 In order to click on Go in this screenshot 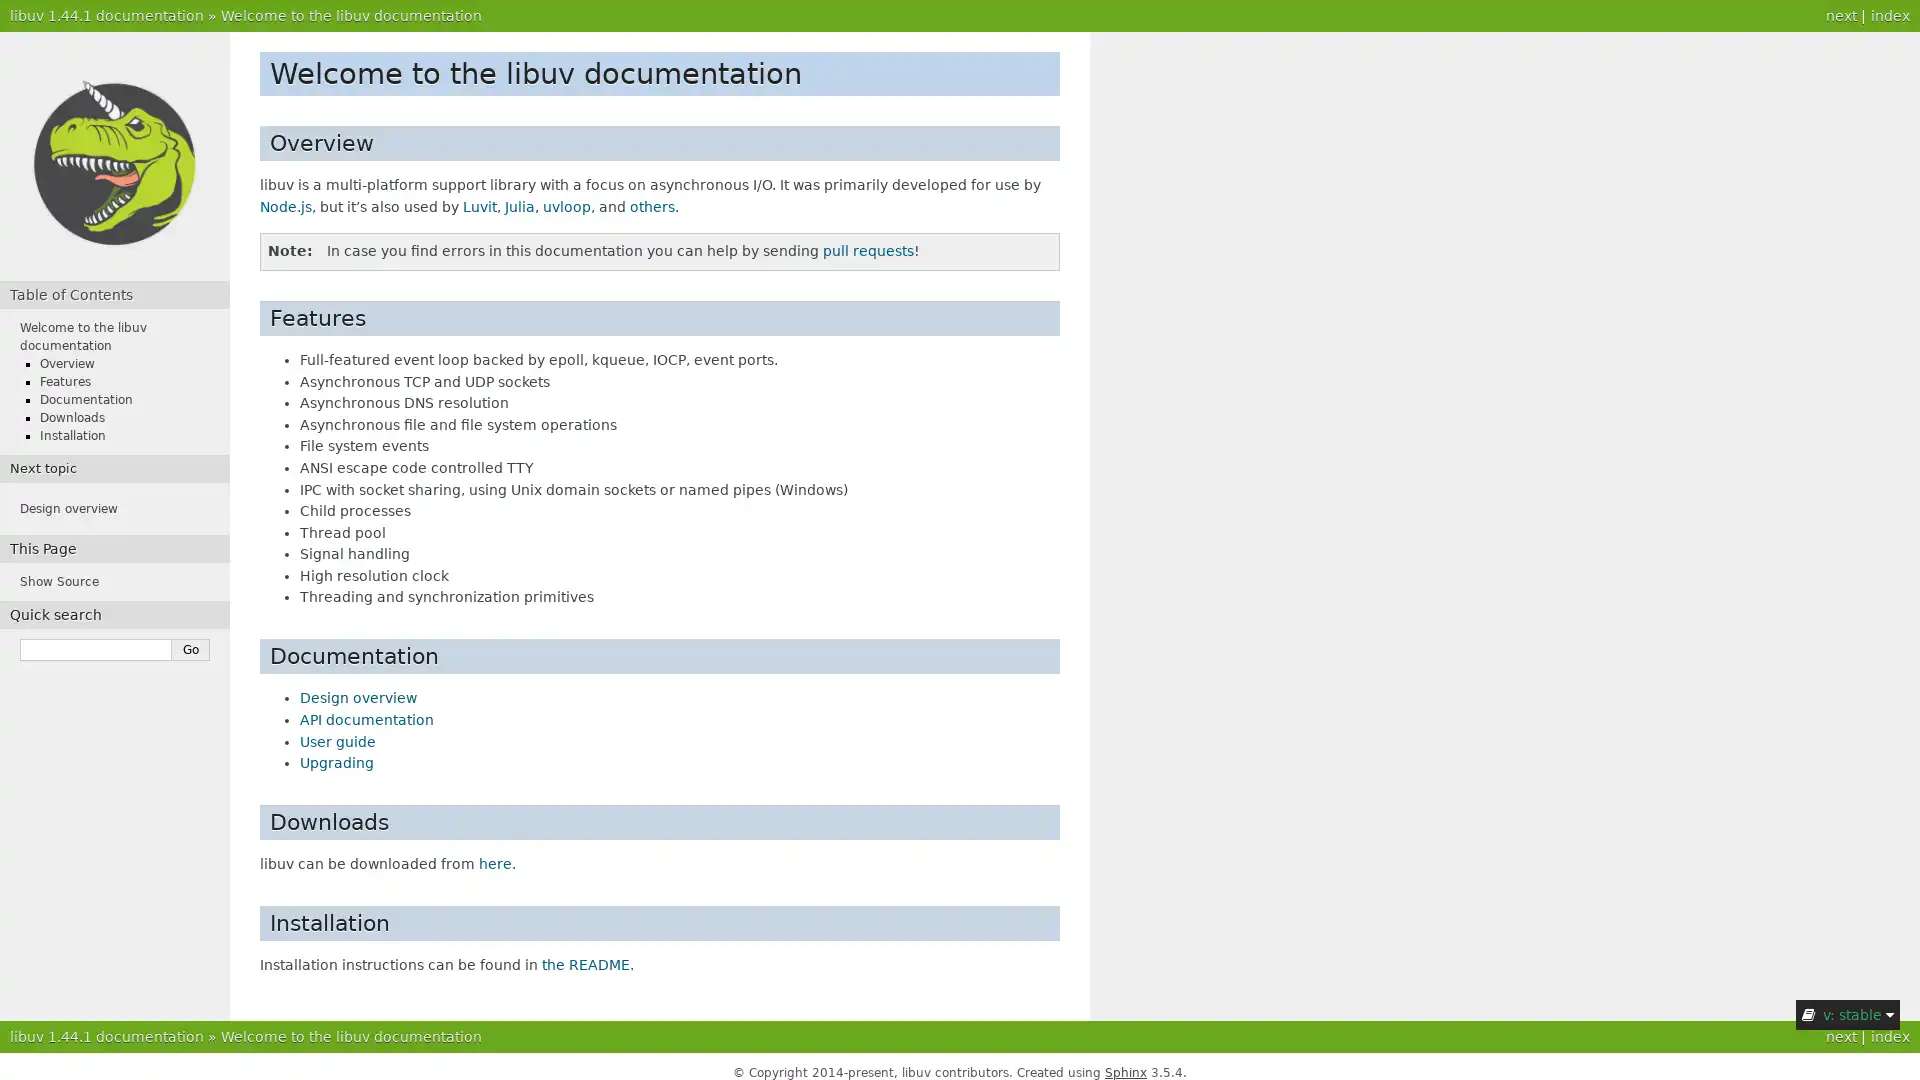, I will do `click(191, 650)`.